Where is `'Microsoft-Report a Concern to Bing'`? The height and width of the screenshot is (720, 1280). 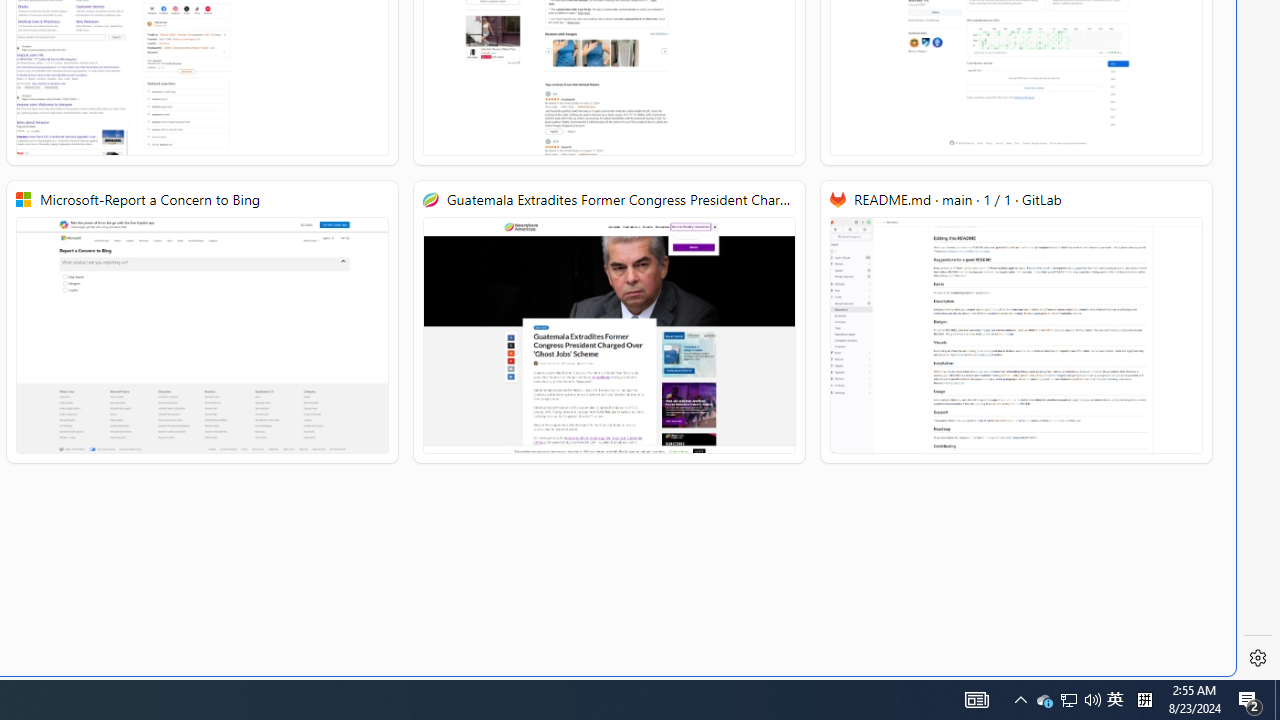 'Microsoft-Report a Concern to Bing' is located at coordinates (202, 321).